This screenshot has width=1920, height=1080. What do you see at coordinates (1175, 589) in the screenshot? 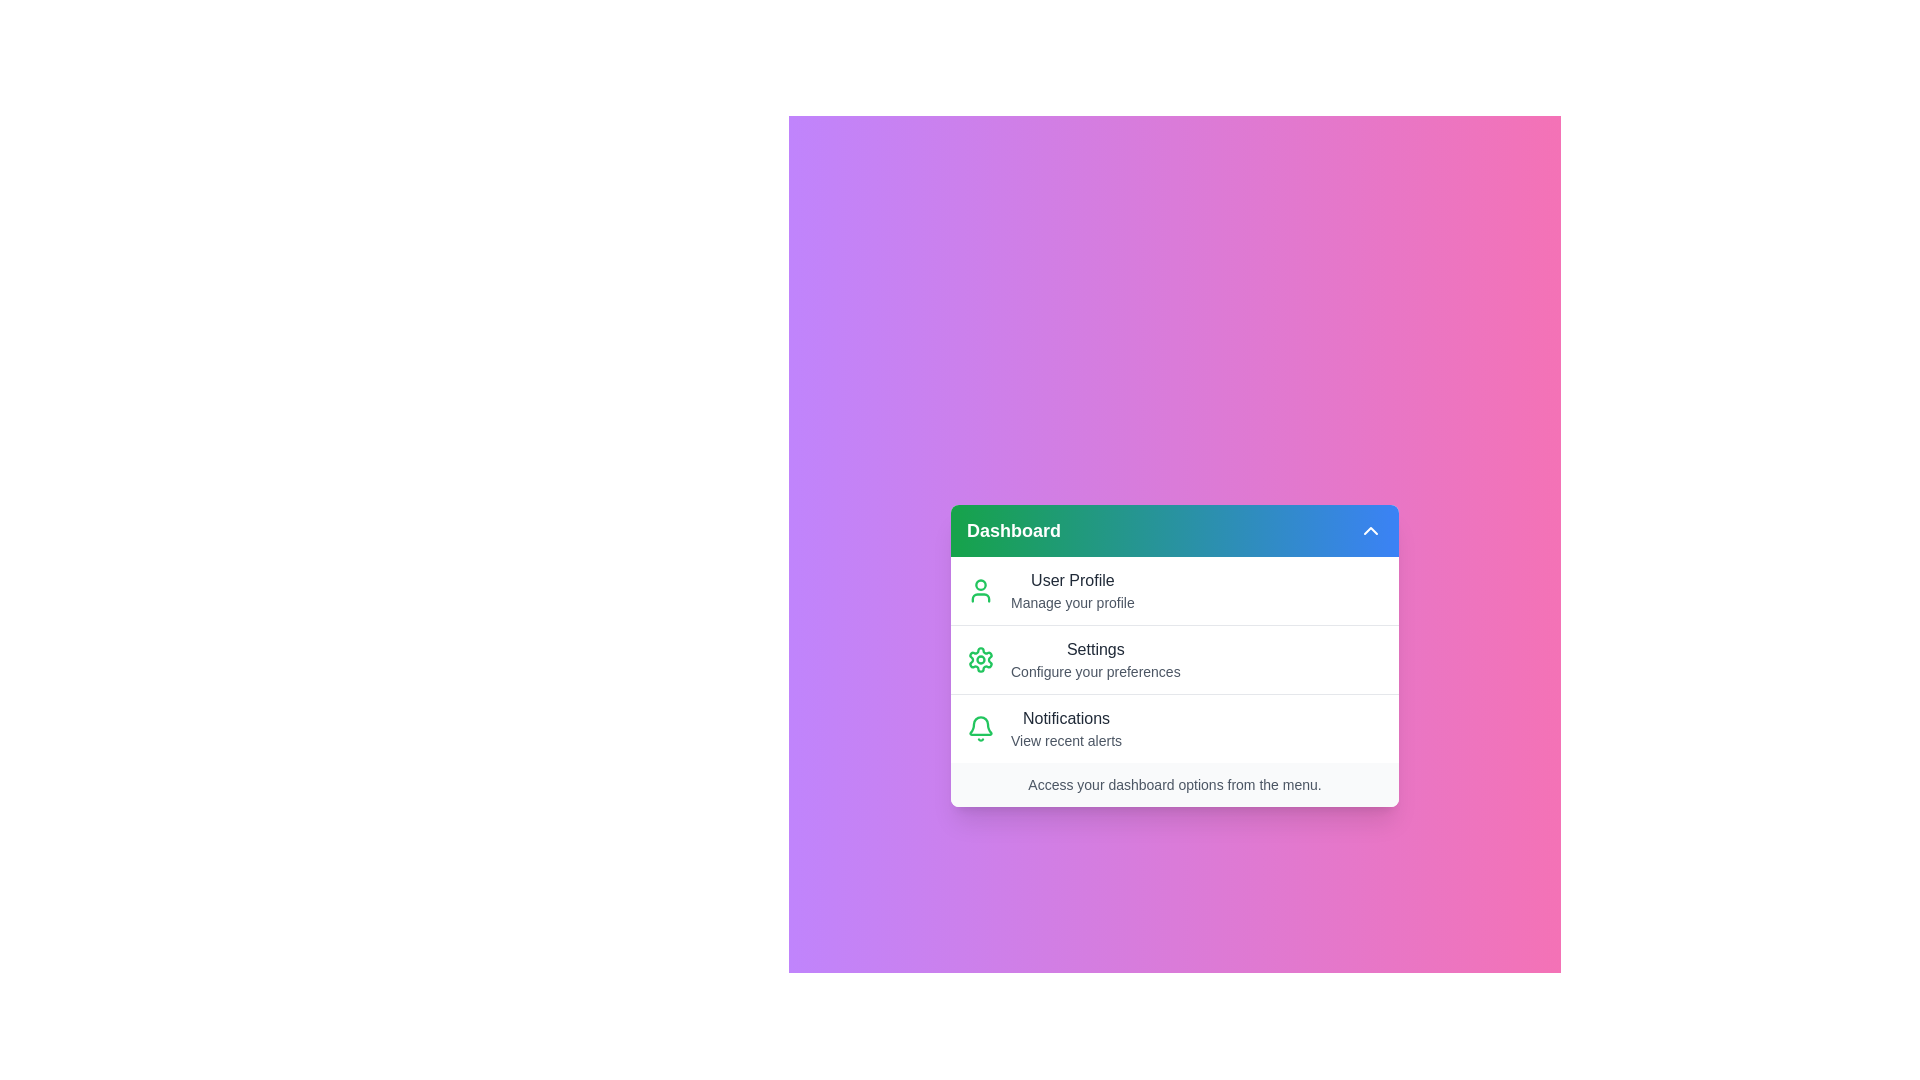
I see `the menu option User Profile to select it` at bounding box center [1175, 589].